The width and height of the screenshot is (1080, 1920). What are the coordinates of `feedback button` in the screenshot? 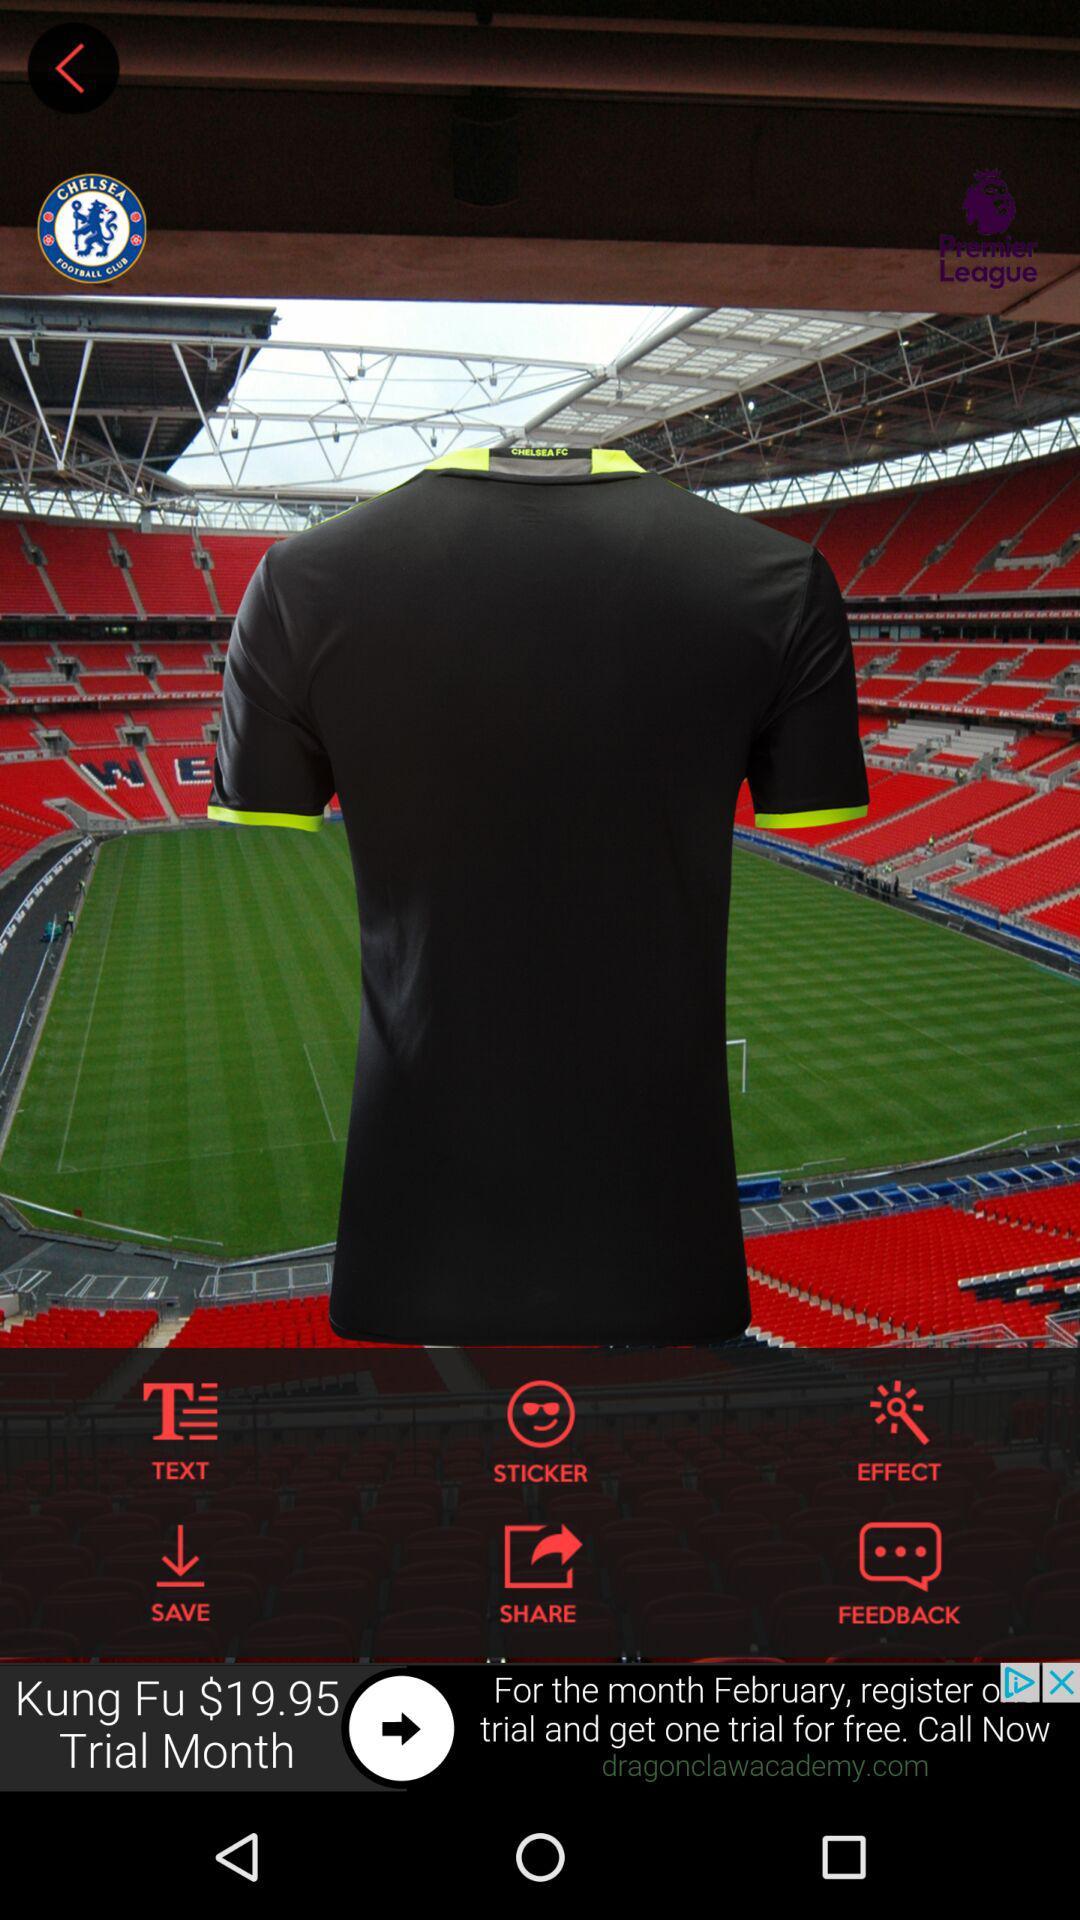 It's located at (898, 1572).